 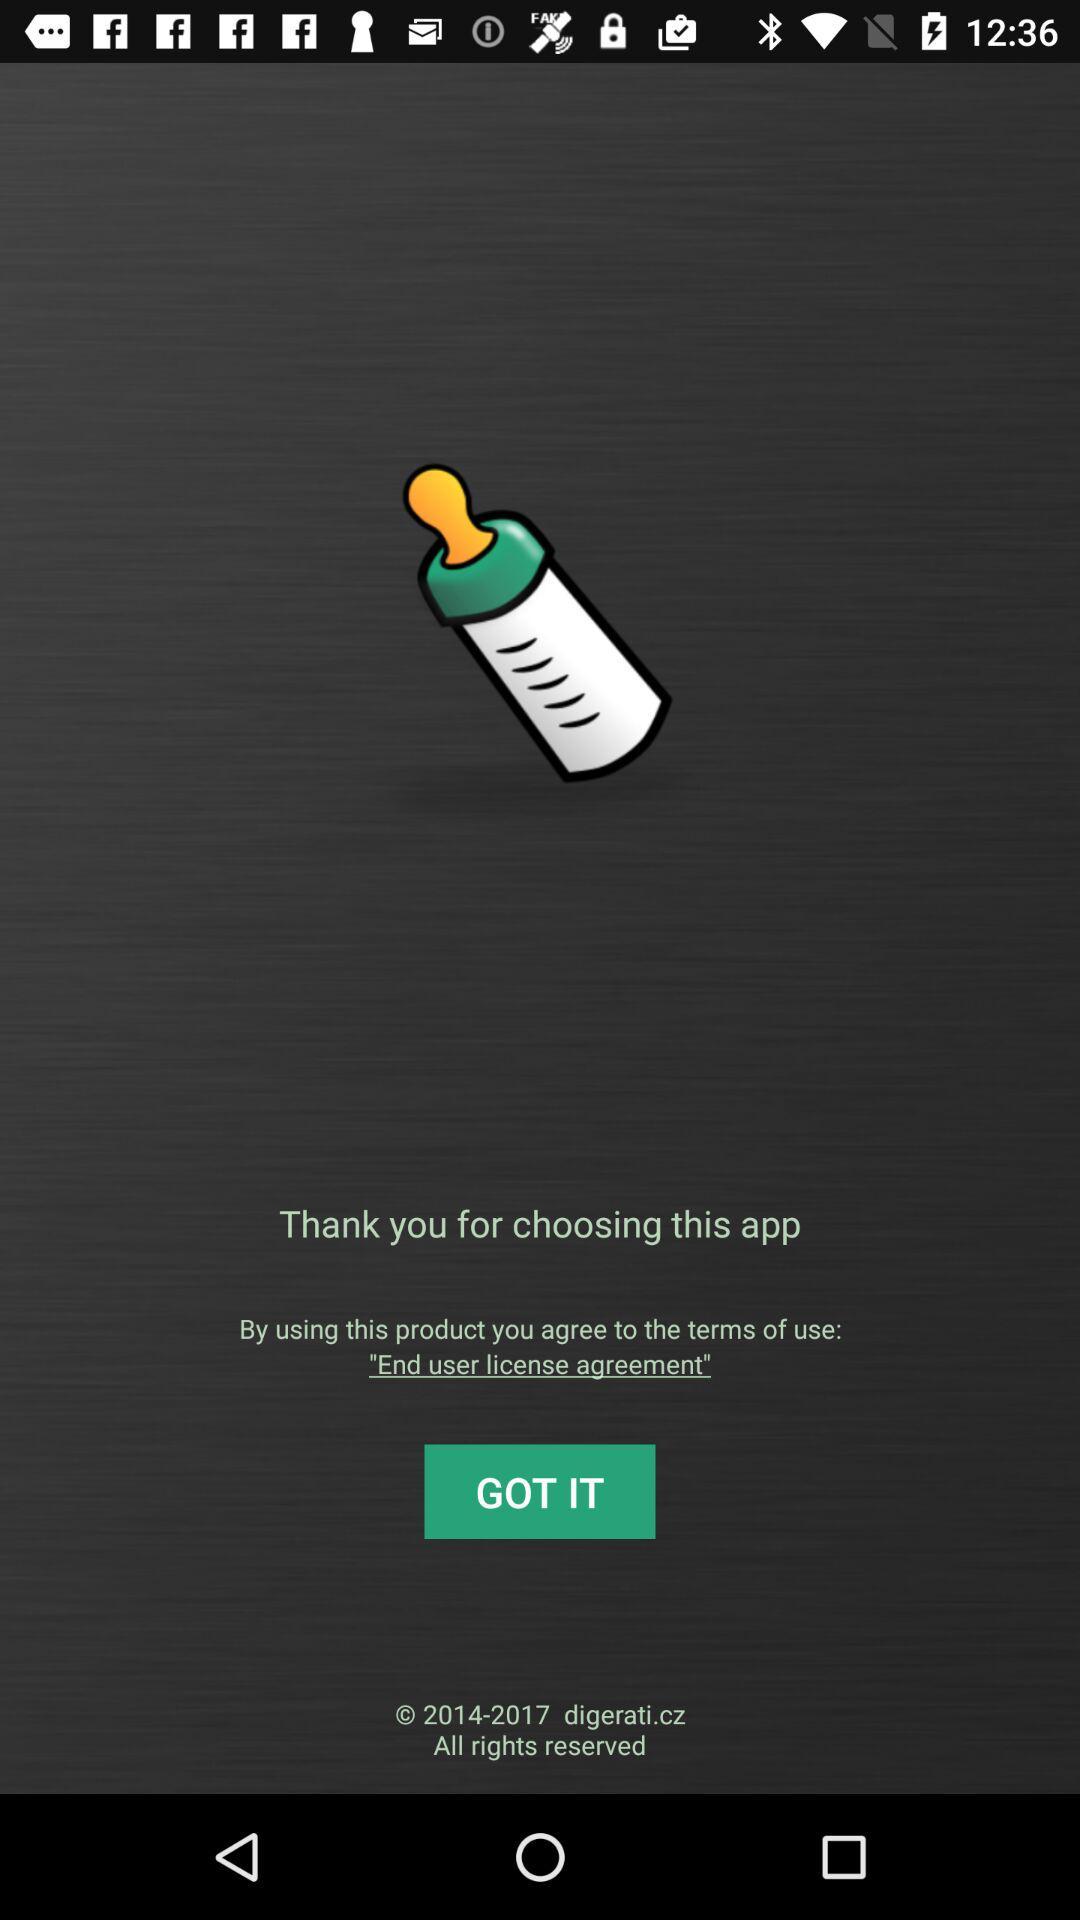 I want to click on the item below the end user license item, so click(x=540, y=1491).